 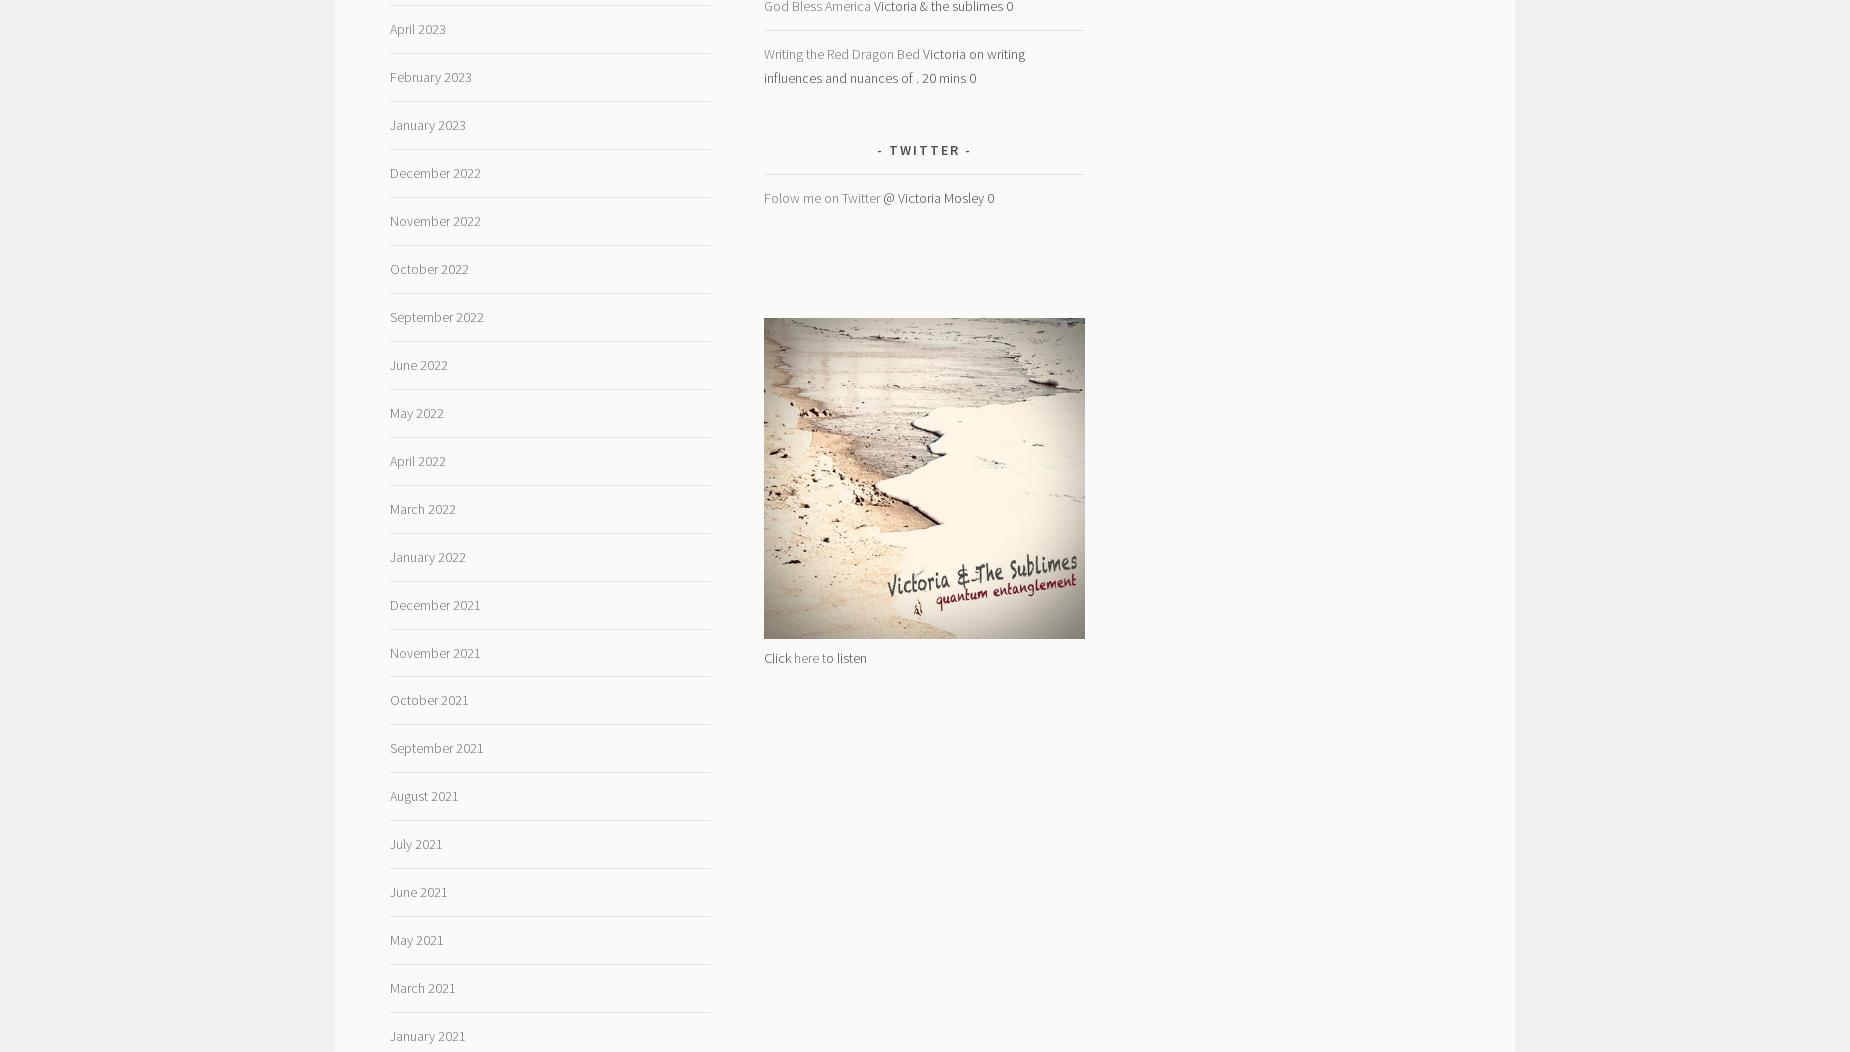 What do you see at coordinates (388, 652) in the screenshot?
I see `'November 2021'` at bounding box center [388, 652].